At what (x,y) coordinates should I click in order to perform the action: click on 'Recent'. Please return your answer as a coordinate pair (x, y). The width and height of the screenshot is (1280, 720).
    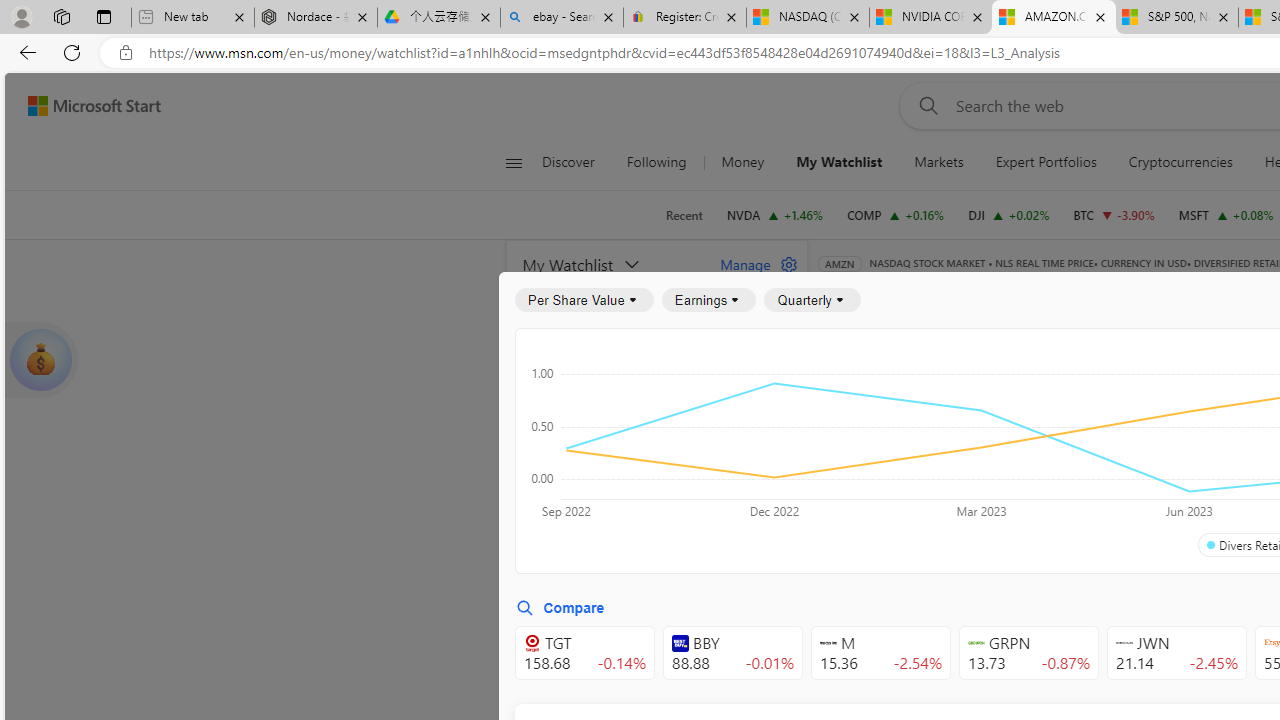
    Looking at the image, I should click on (684, 215).